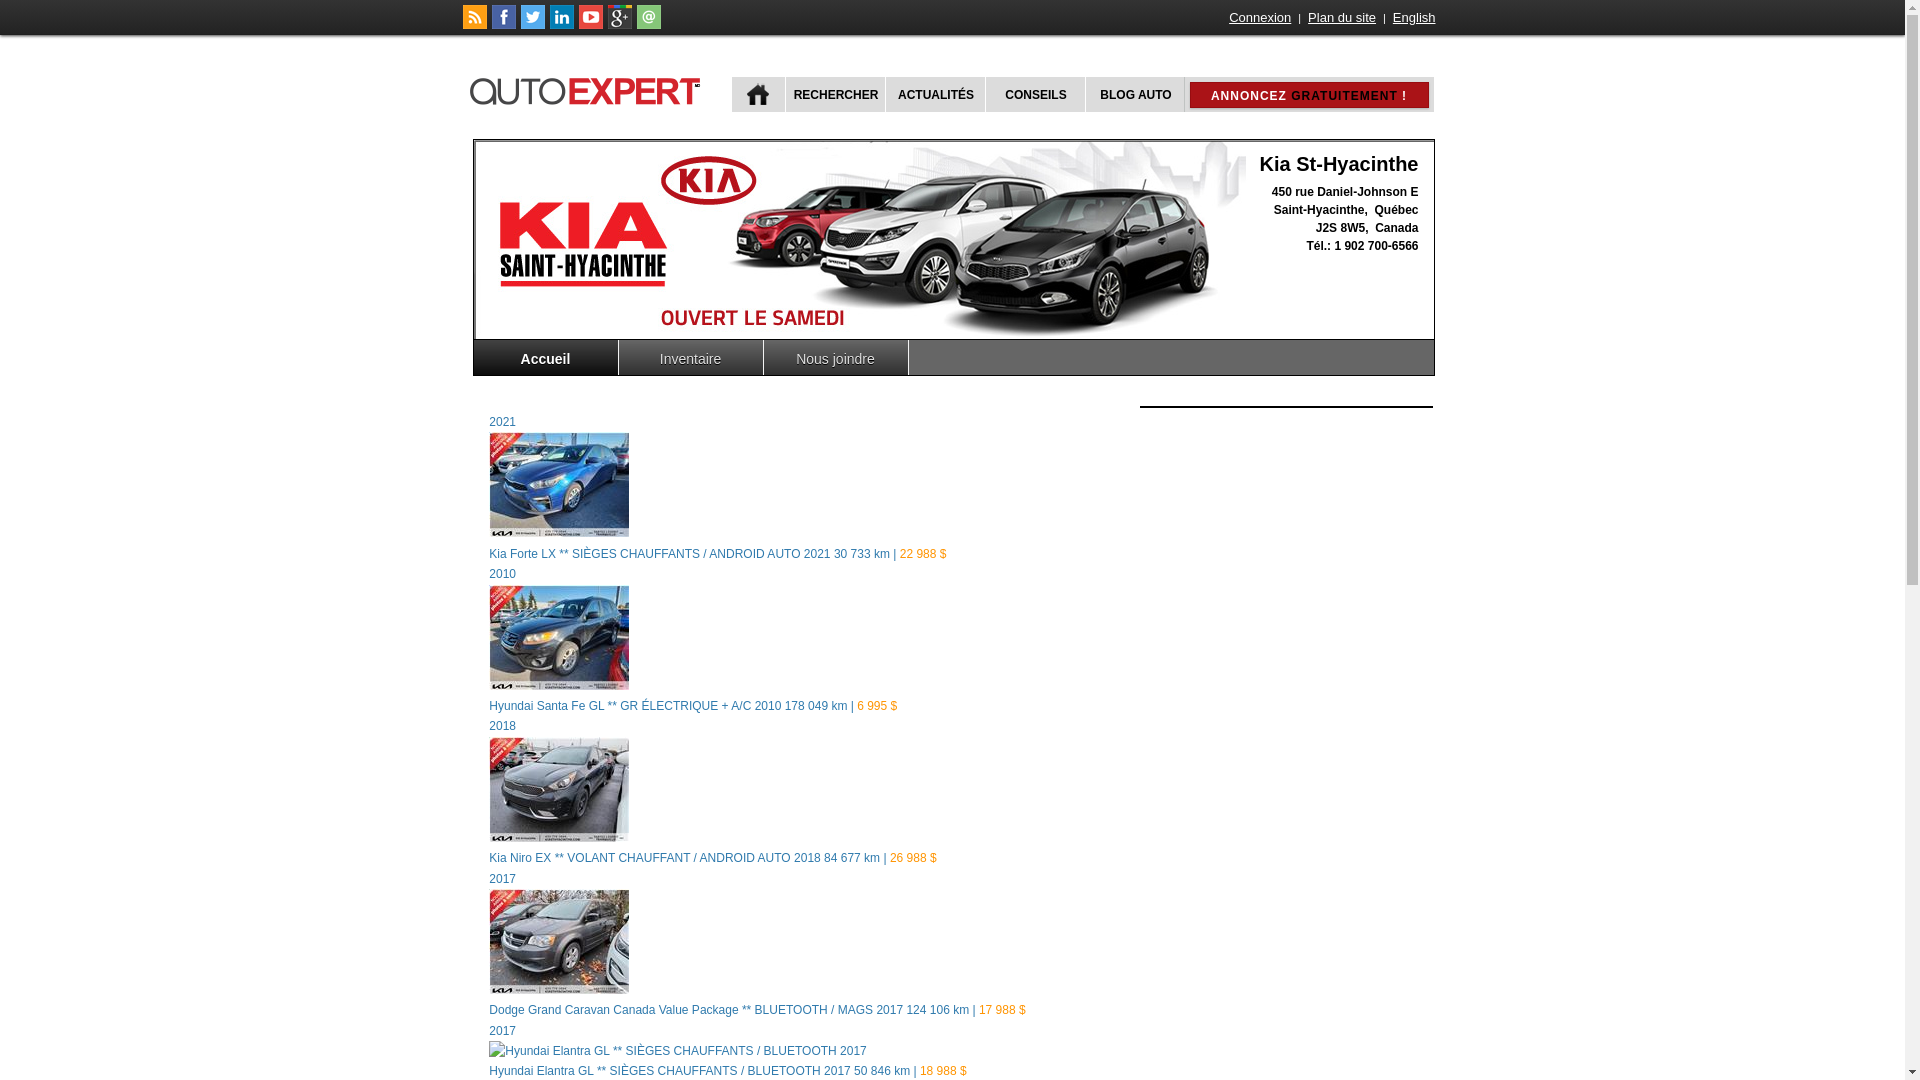 The width and height of the screenshot is (1920, 1080). What do you see at coordinates (690, 356) in the screenshot?
I see `'Inventaire'` at bounding box center [690, 356].